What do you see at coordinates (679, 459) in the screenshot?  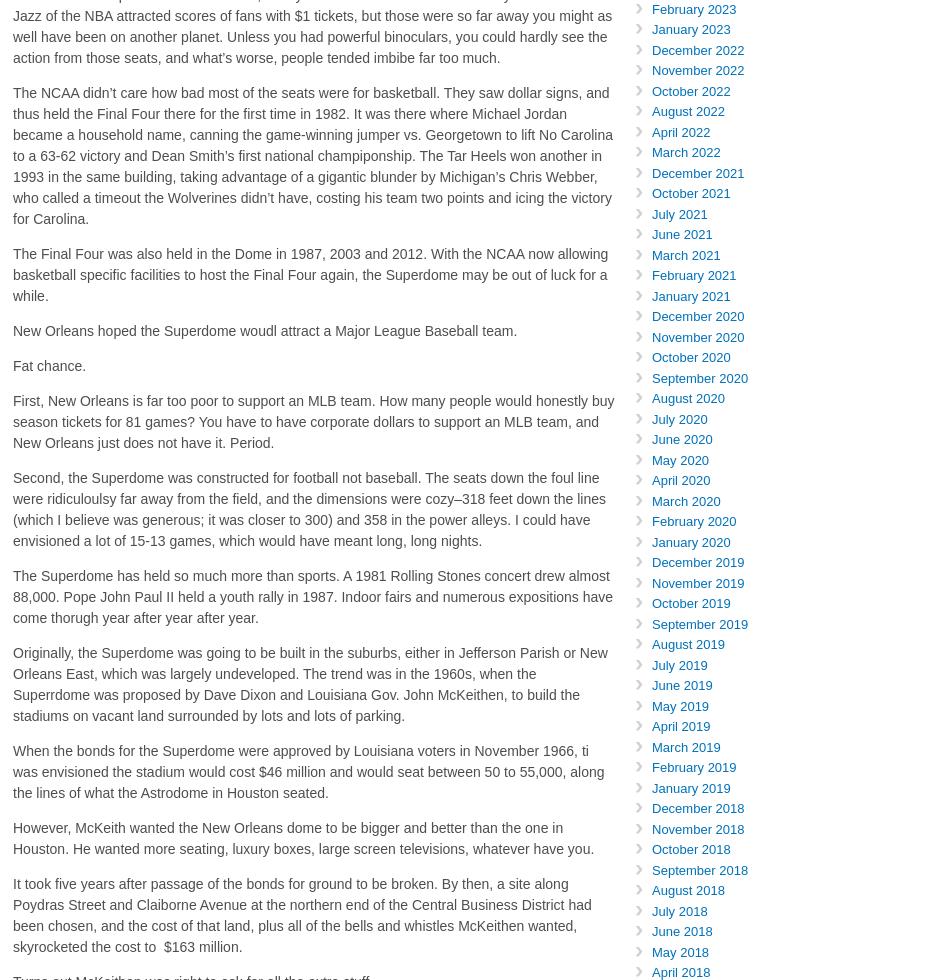 I see `'May 2020'` at bounding box center [679, 459].